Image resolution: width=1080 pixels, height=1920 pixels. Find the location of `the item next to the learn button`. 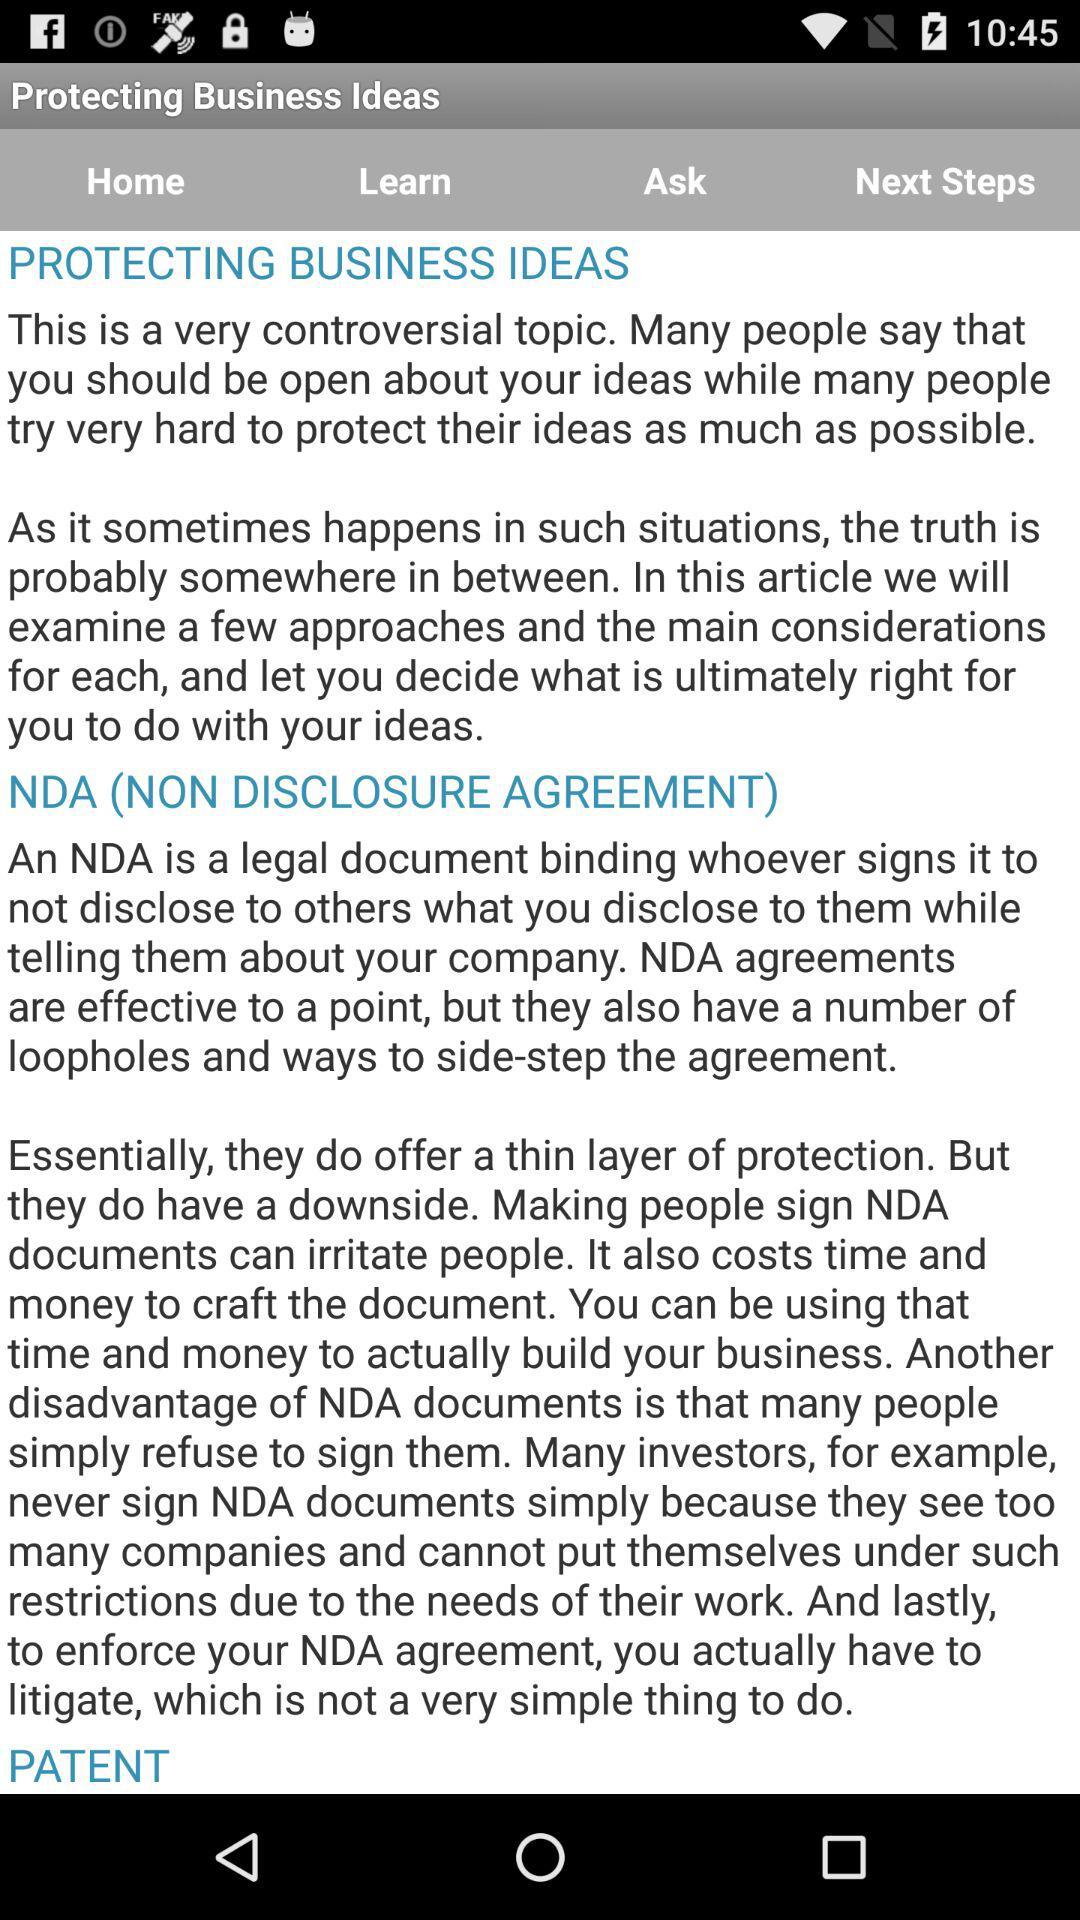

the item next to the learn button is located at coordinates (675, 180).